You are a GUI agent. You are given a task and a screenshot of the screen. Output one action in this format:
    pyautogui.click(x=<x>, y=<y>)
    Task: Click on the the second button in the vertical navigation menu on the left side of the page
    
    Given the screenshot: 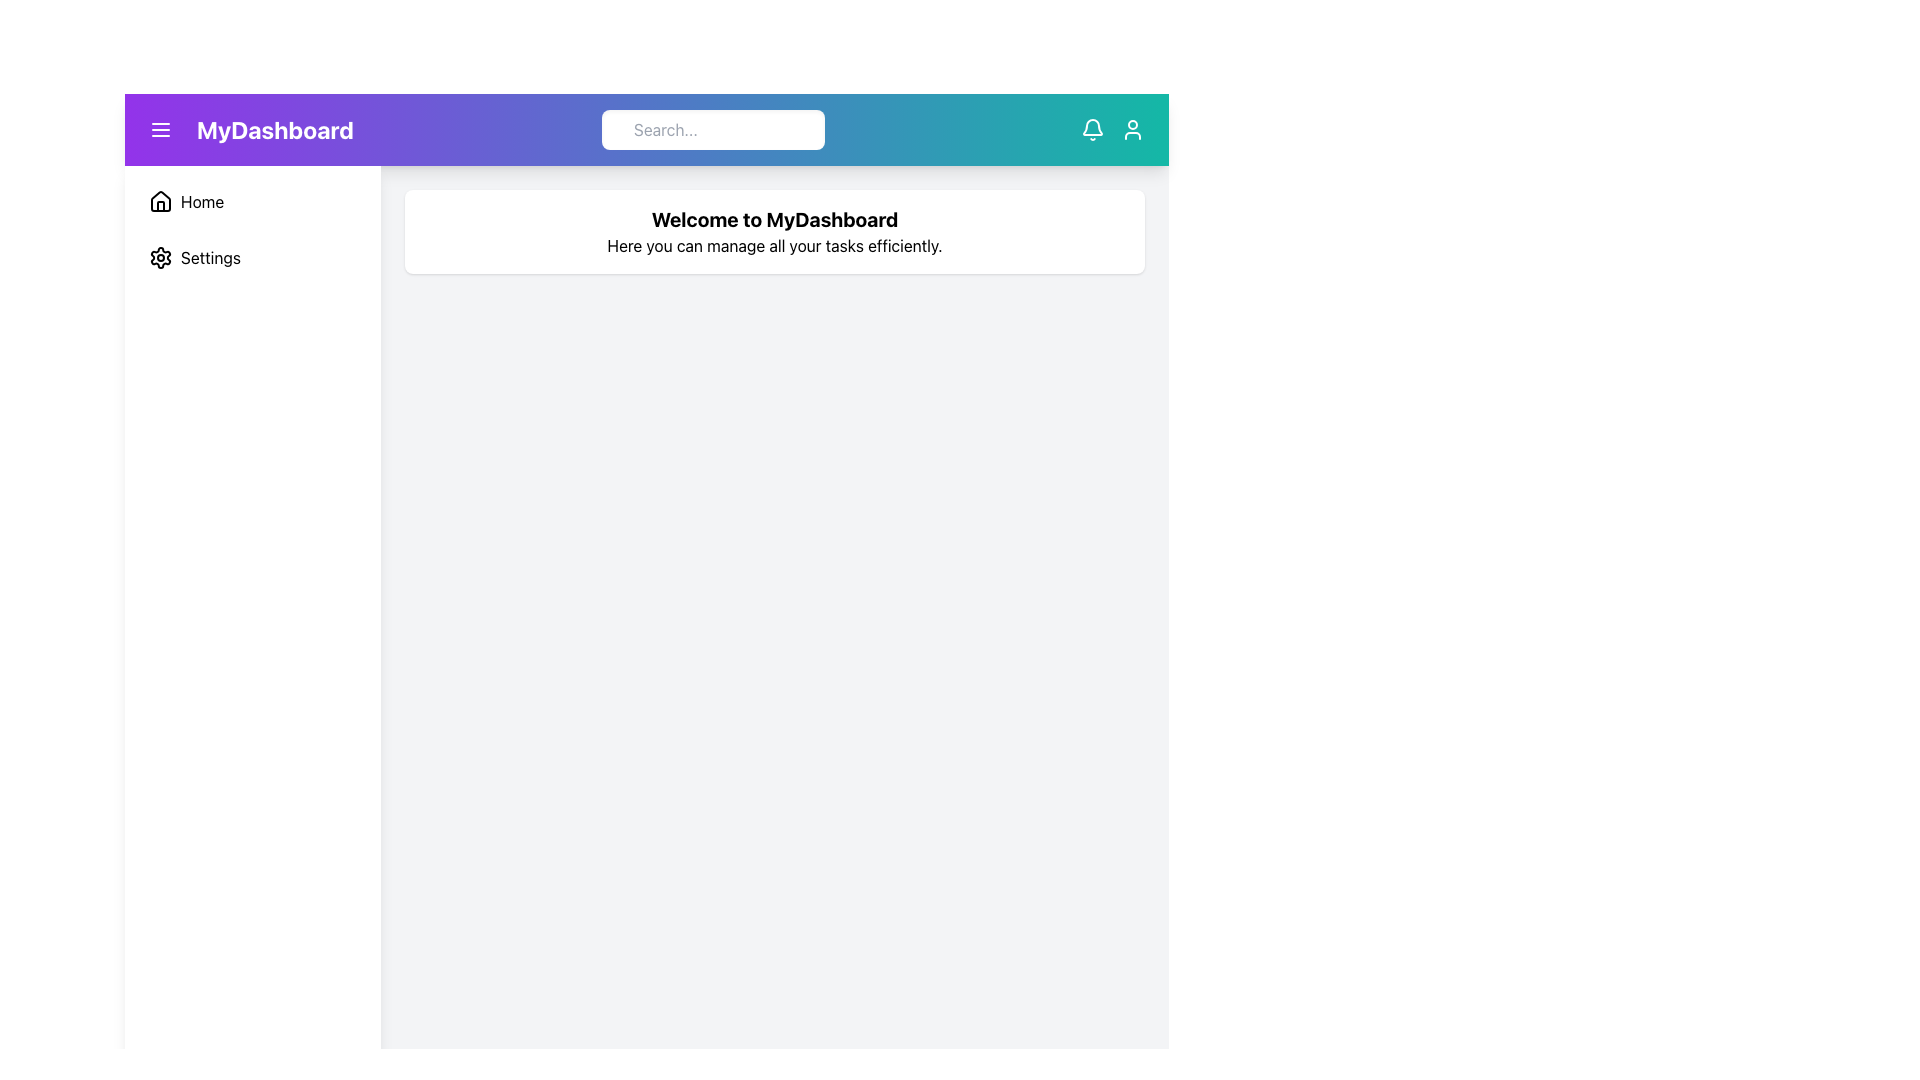 What is the action you would take?
    pyautogui.click(x=252, y=257)
    